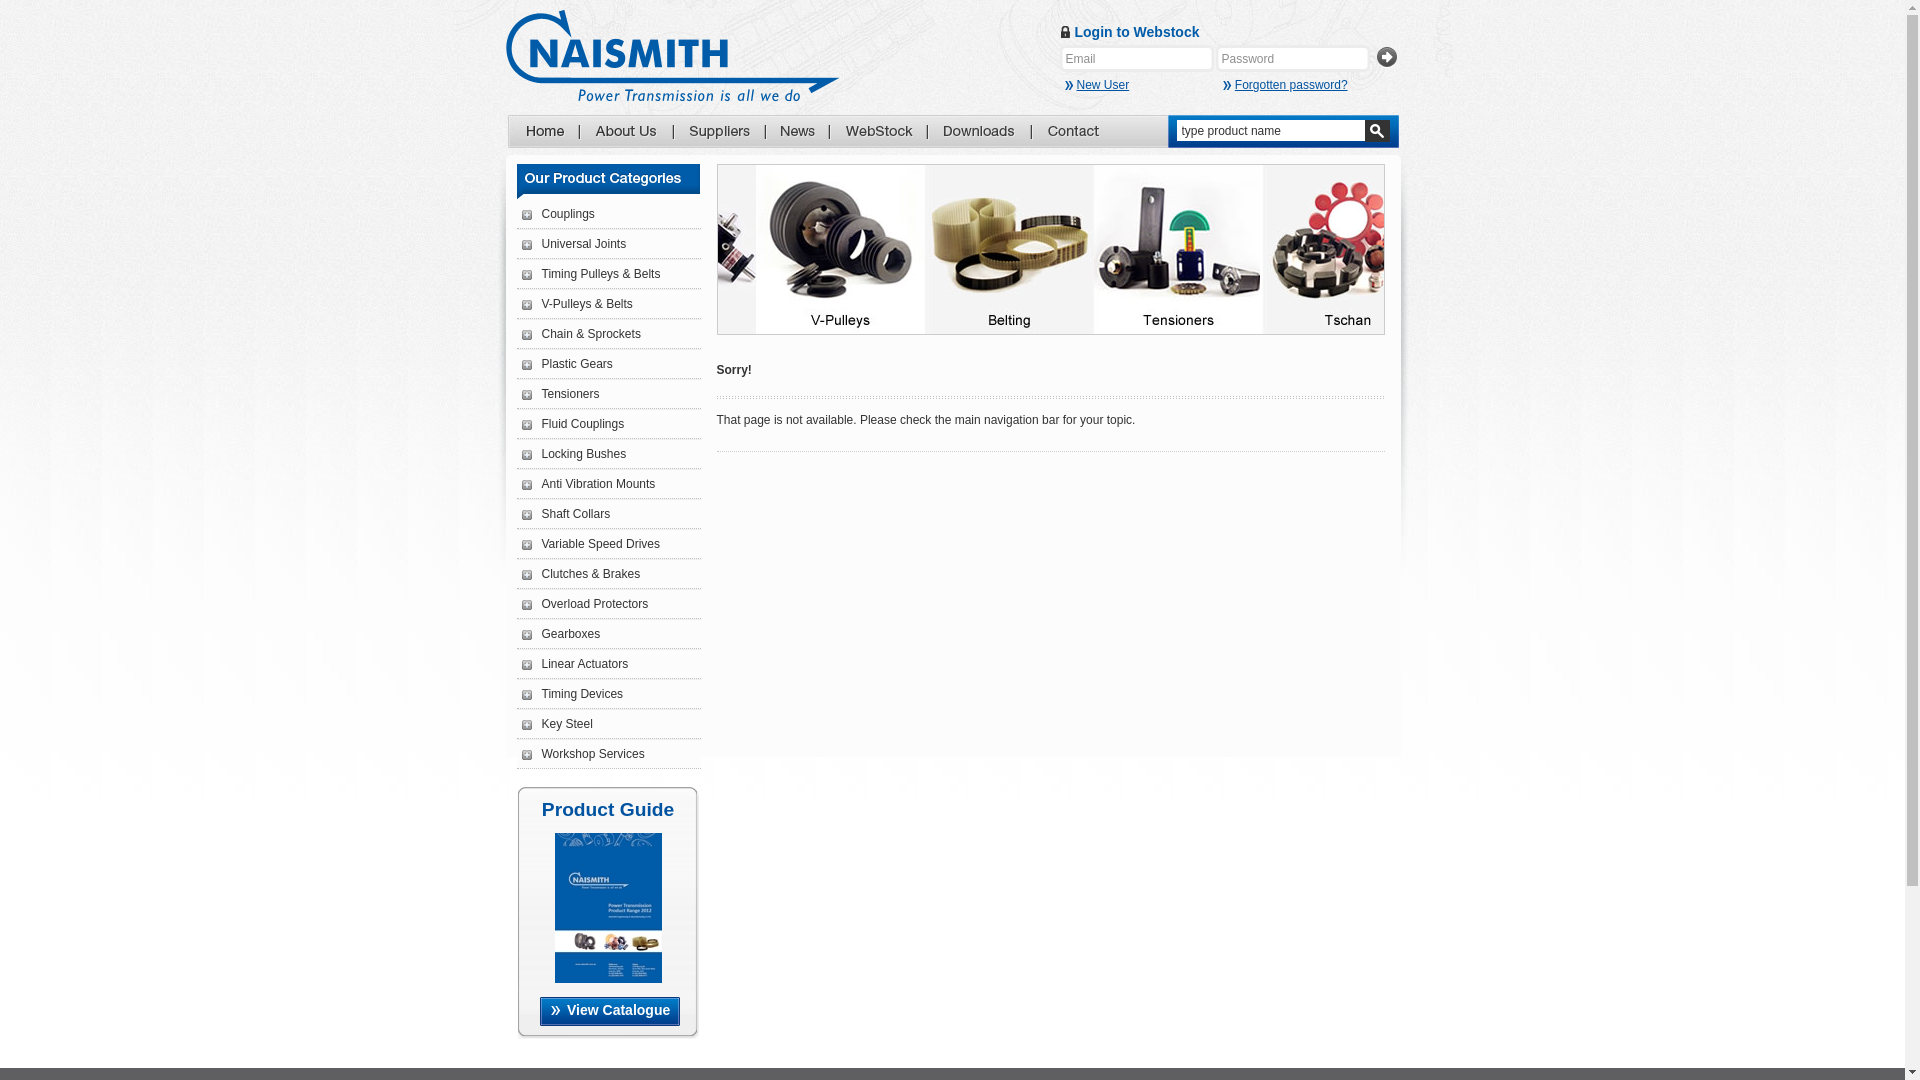 The height and width of the screenshot is (1080, 1920). Describe the element at coordinates (572, 423) in the screenshot. I see `'Fluid Couplings'` at that location.